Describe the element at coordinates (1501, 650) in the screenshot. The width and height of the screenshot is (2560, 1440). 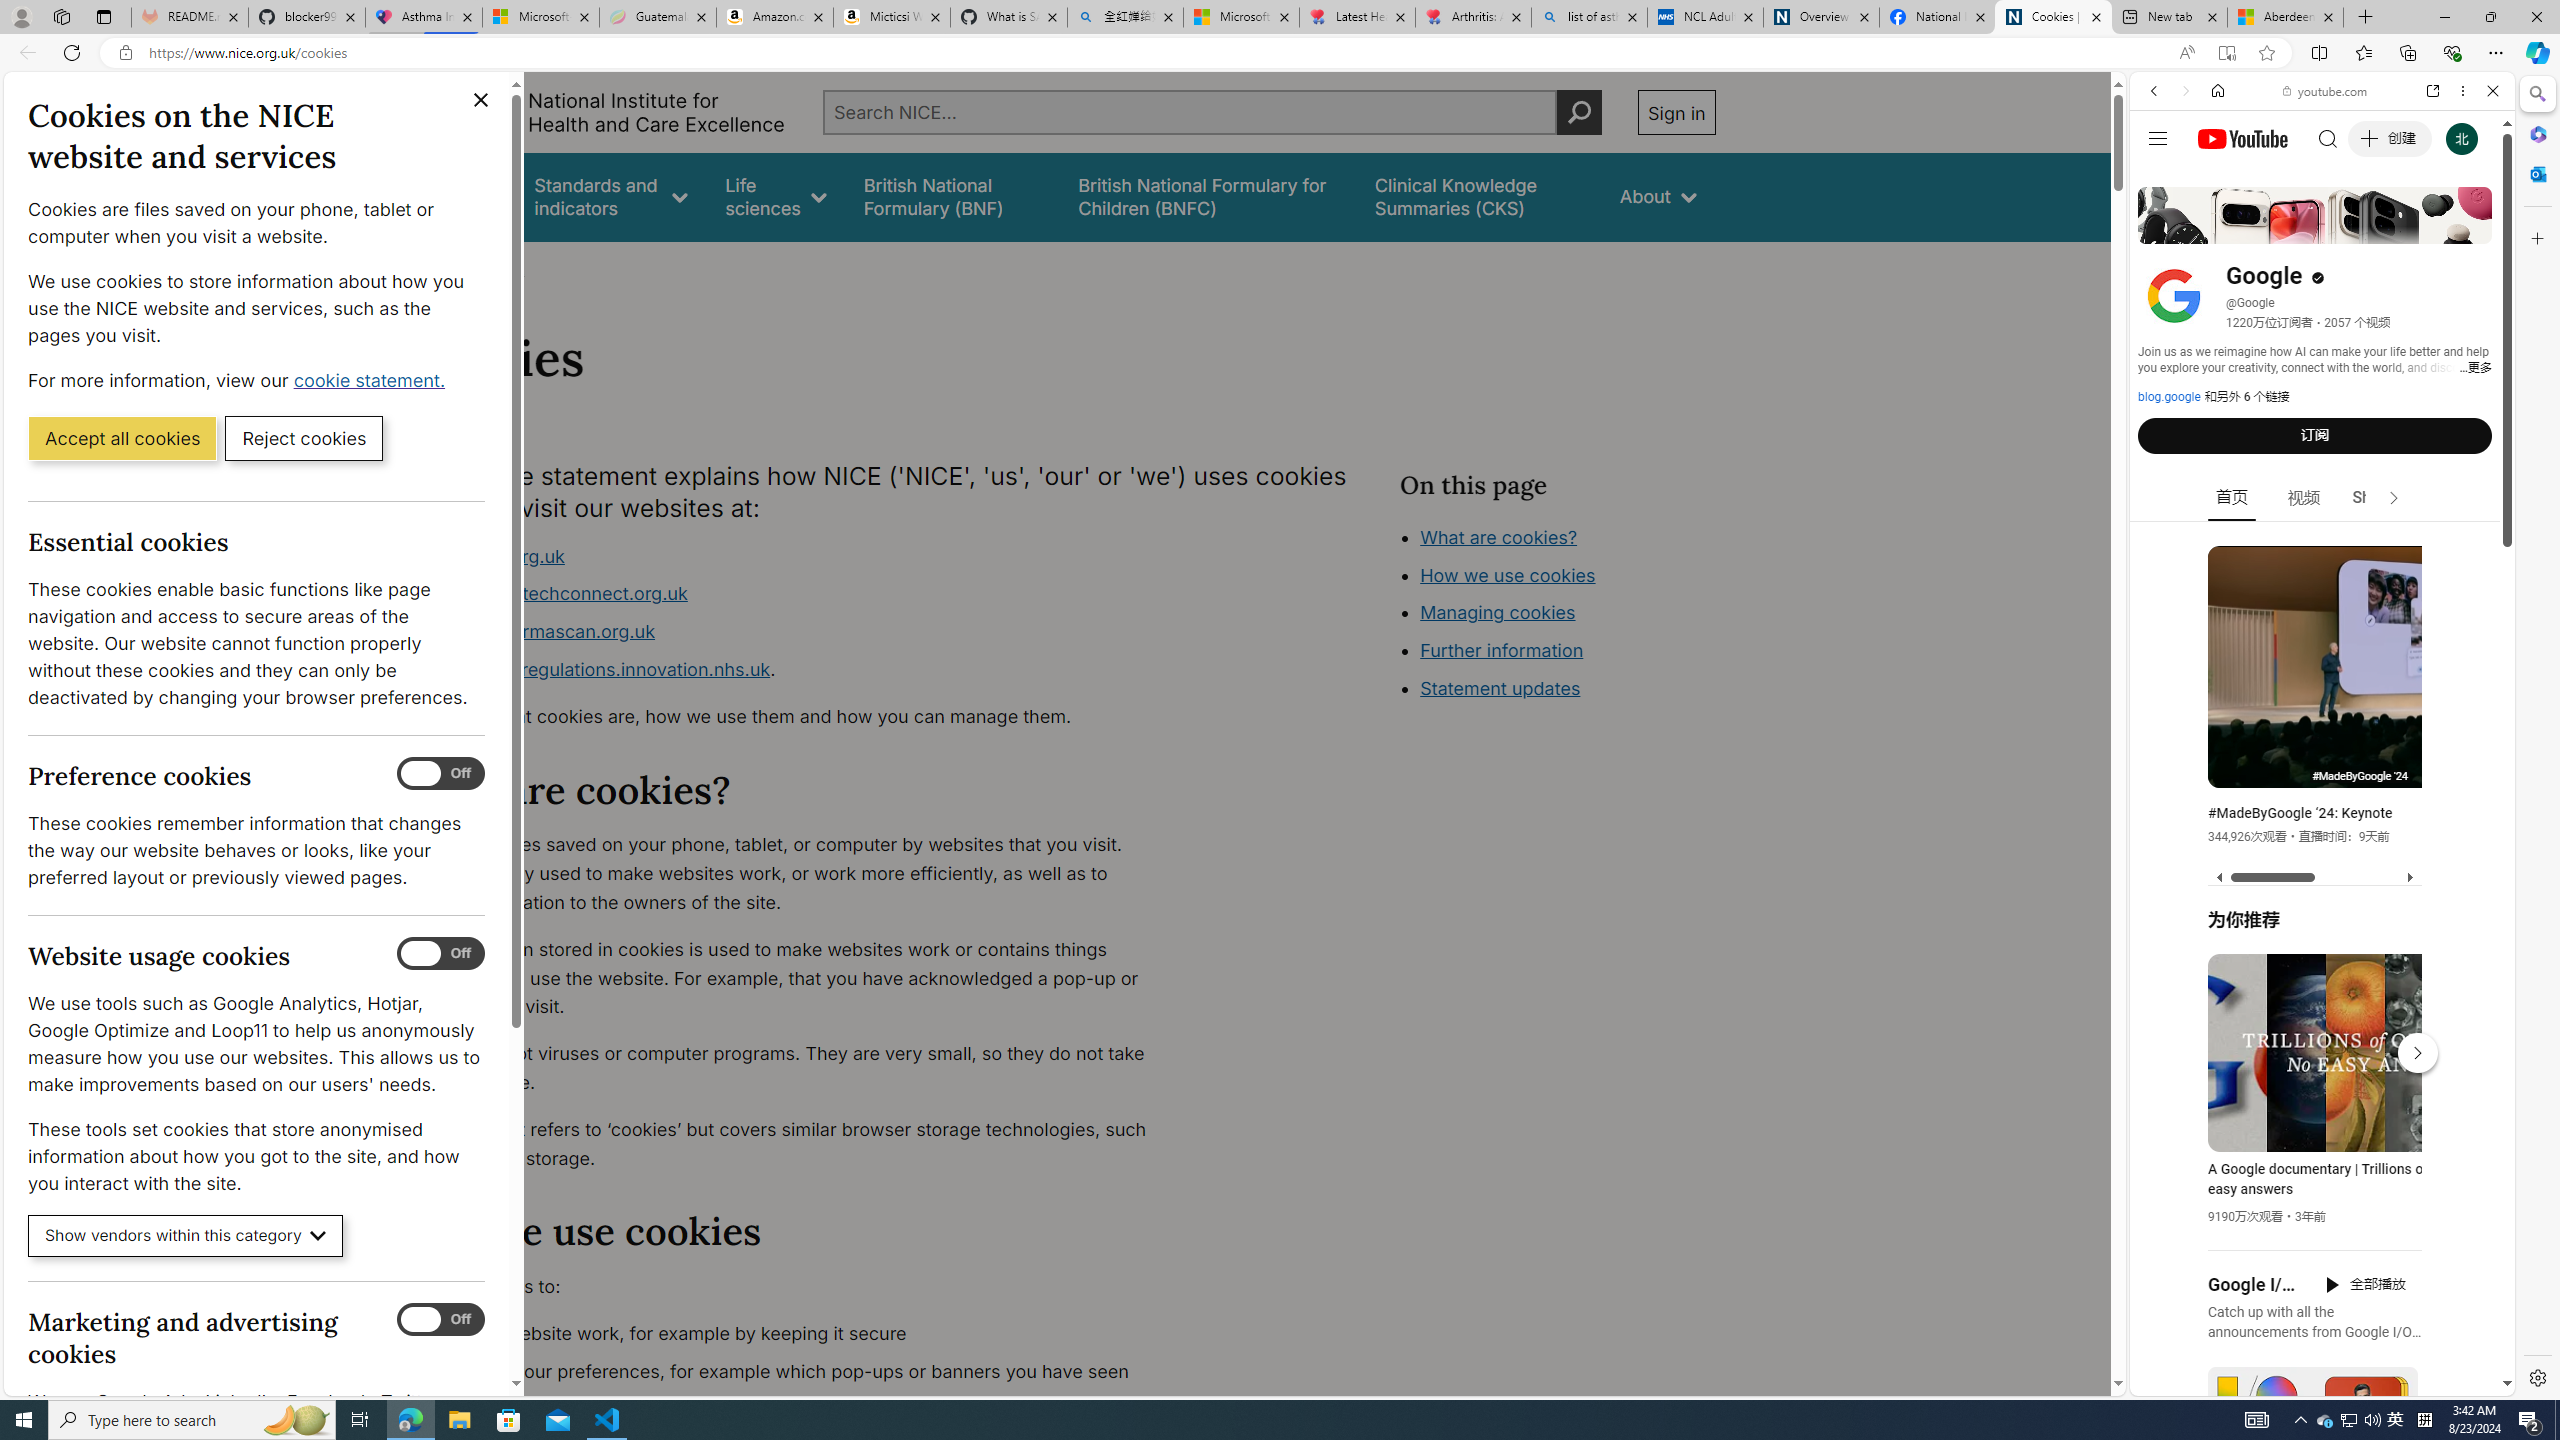
I see `'Further information'` at that location.